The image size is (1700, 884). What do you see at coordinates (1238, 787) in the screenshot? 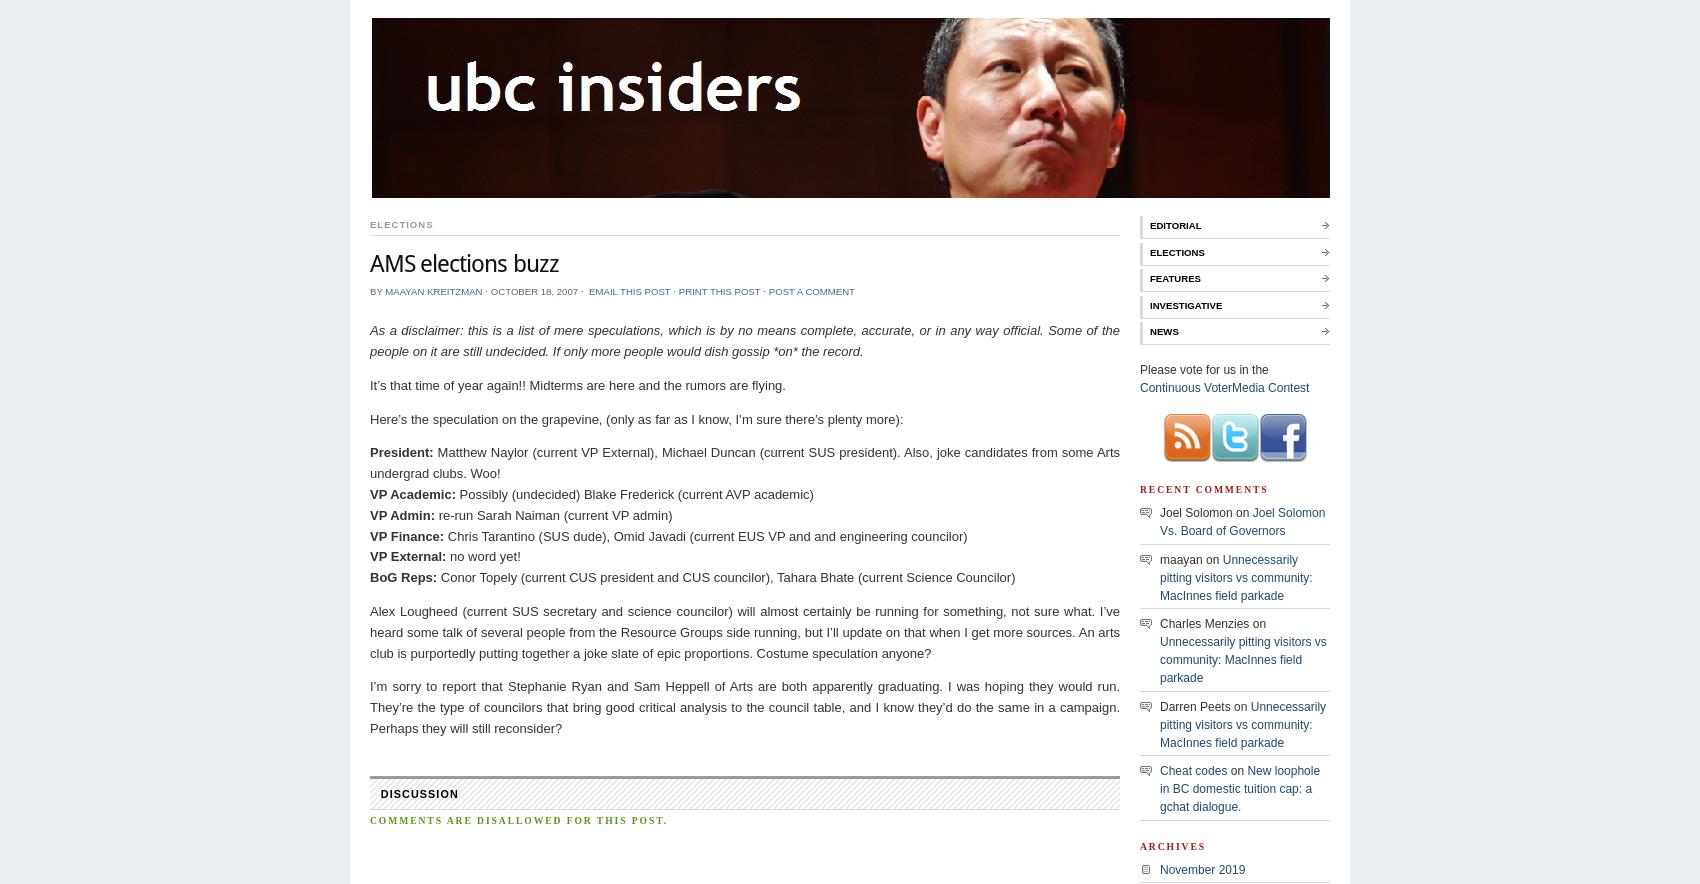
I see `'New loophole in BC domestic tuition cap: a gchat dialogue.'` at bounding box center [1238, 787].